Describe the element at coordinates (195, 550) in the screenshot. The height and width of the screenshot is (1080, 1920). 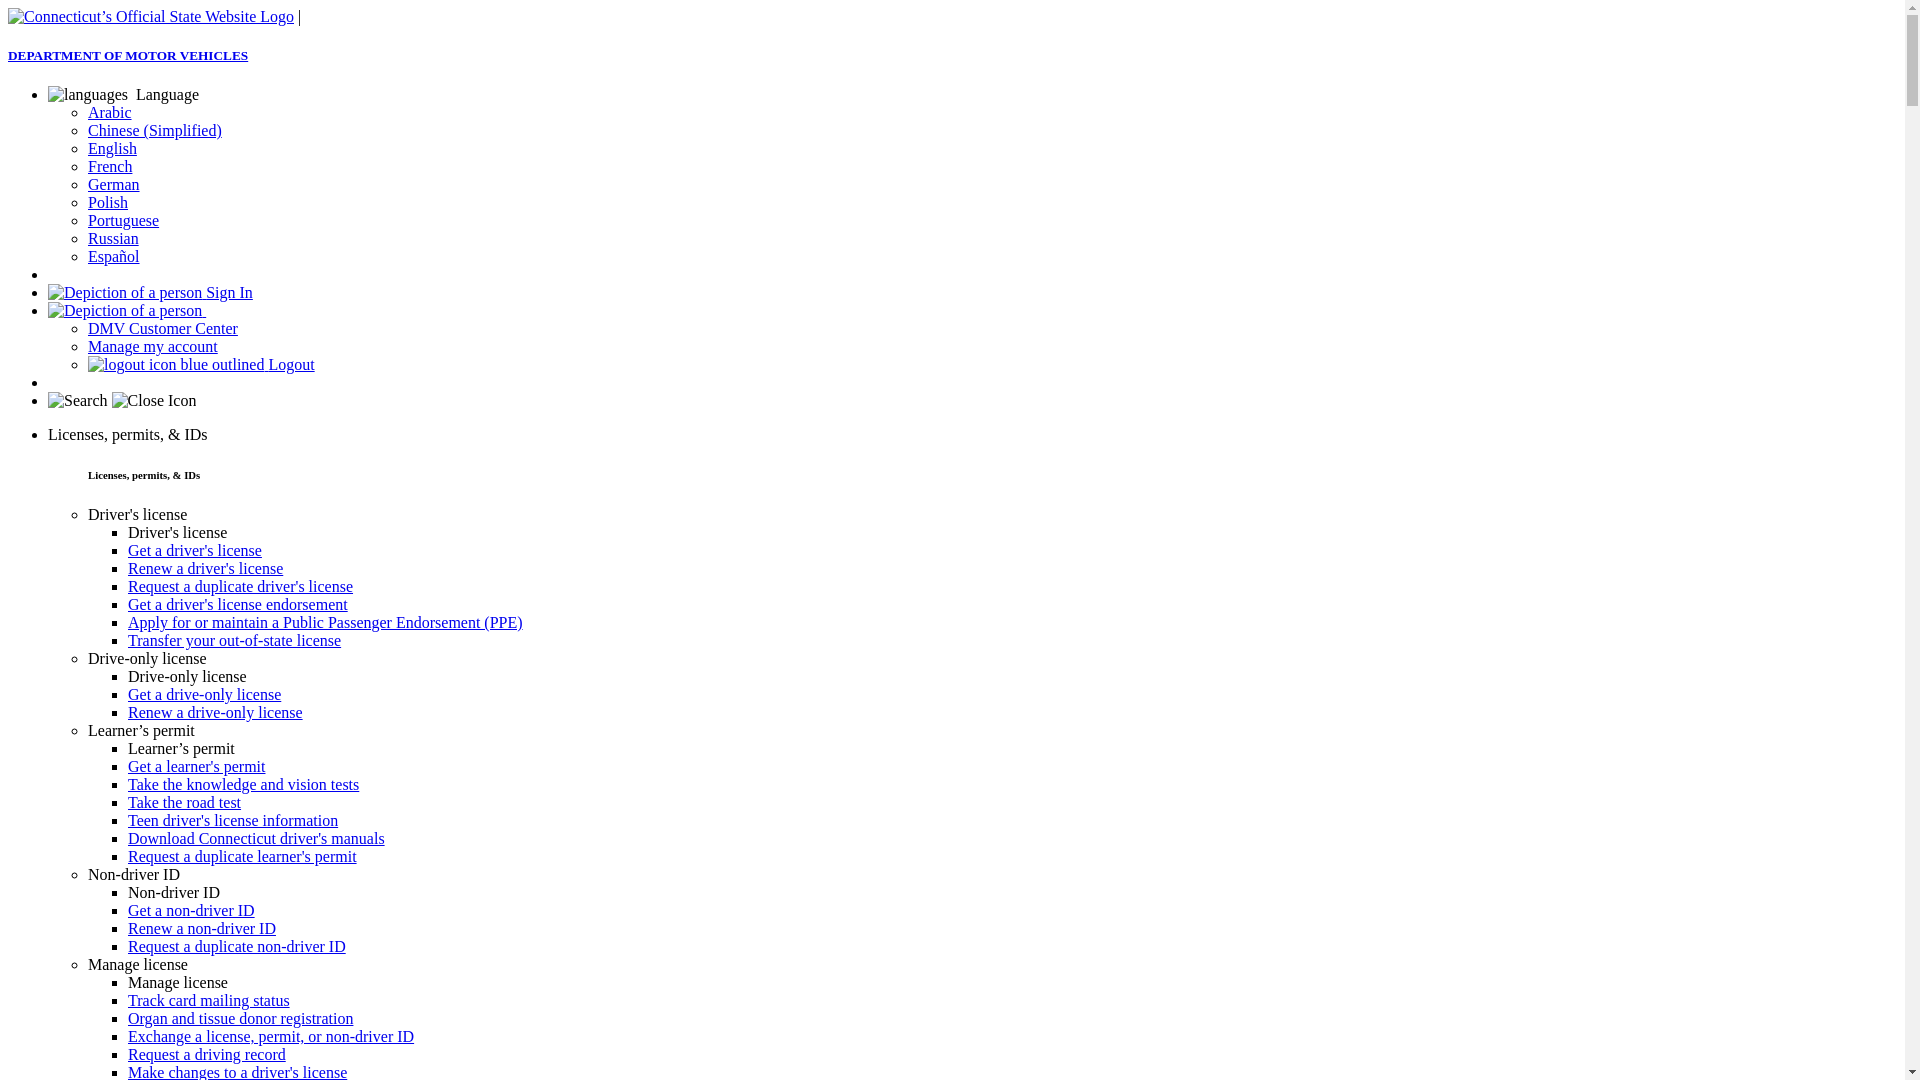
I see `'Get a driver's license'` at that location.